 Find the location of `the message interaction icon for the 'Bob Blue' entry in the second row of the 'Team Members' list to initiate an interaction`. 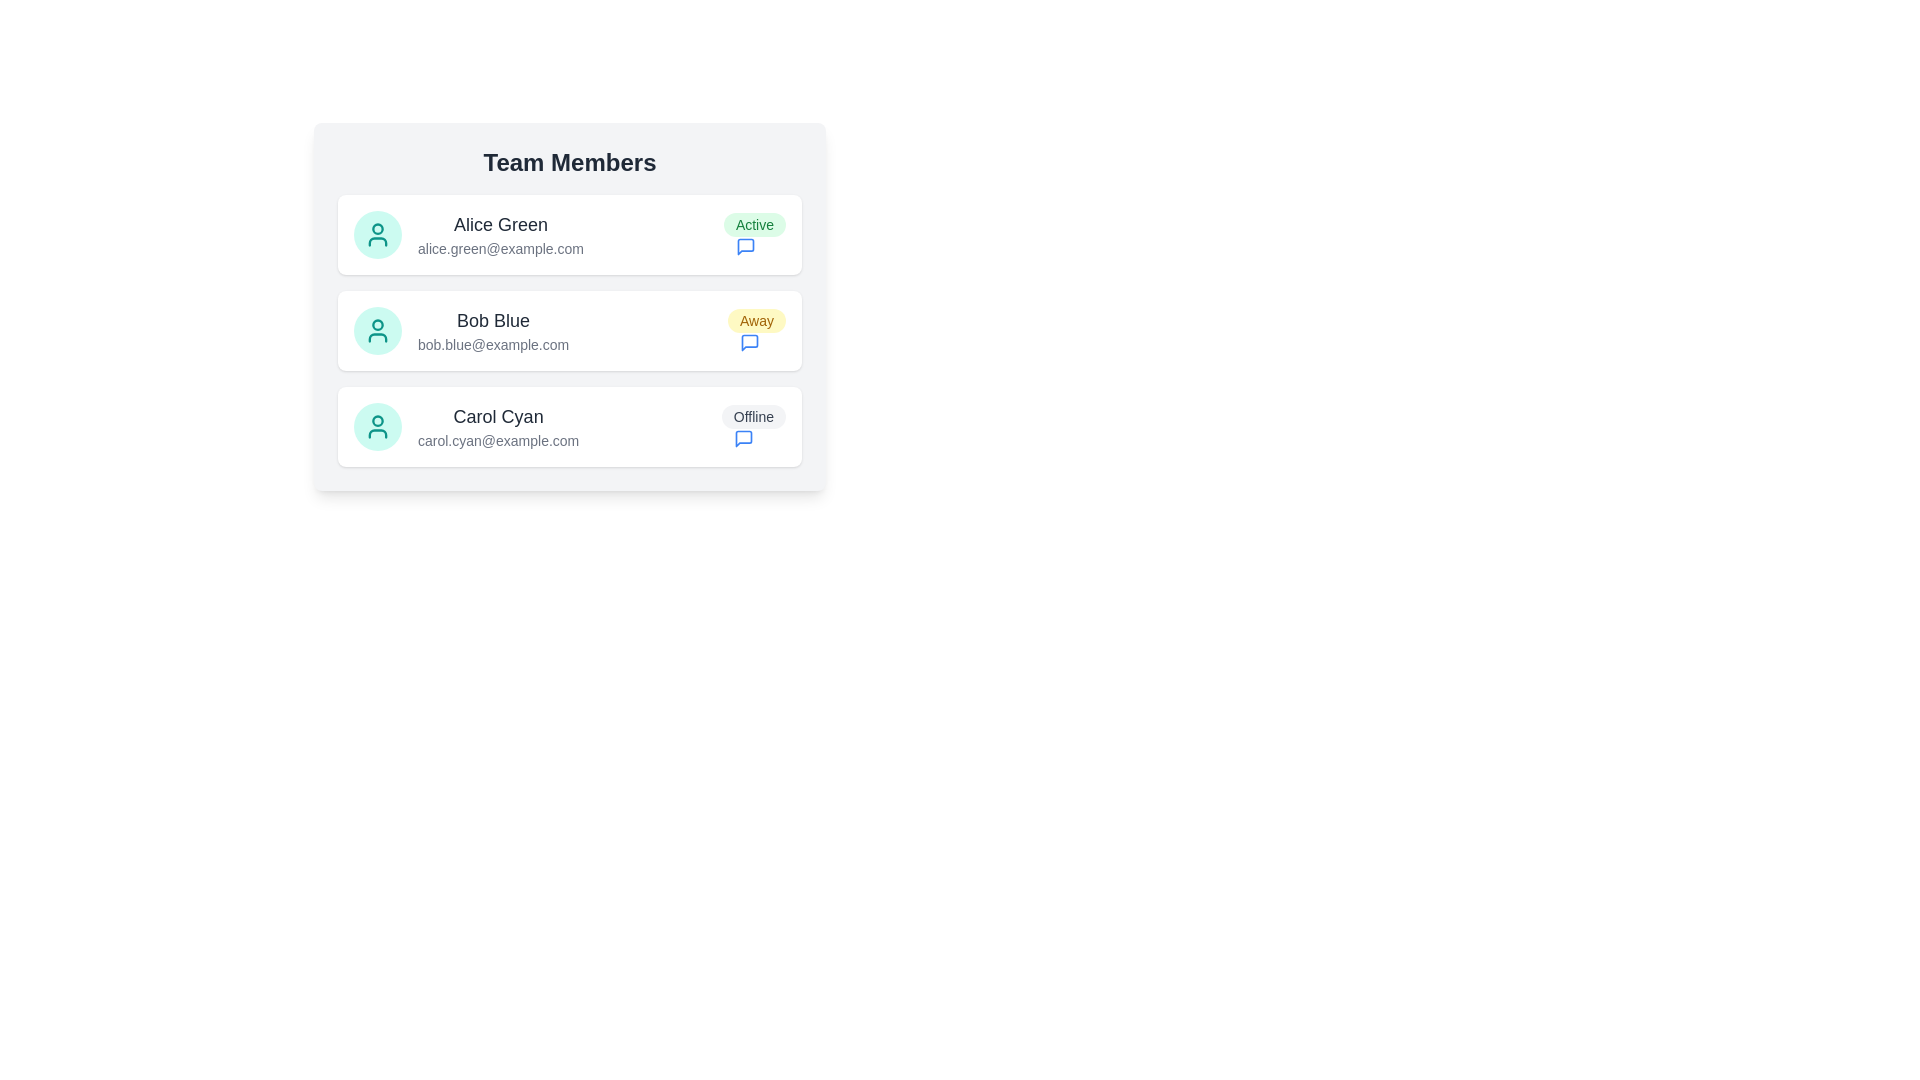

the message interaction icon for the 'Bob Blue' entry in the second row of the 'Team Members' list to initiate an interaction is located at coordinates (748, 342).